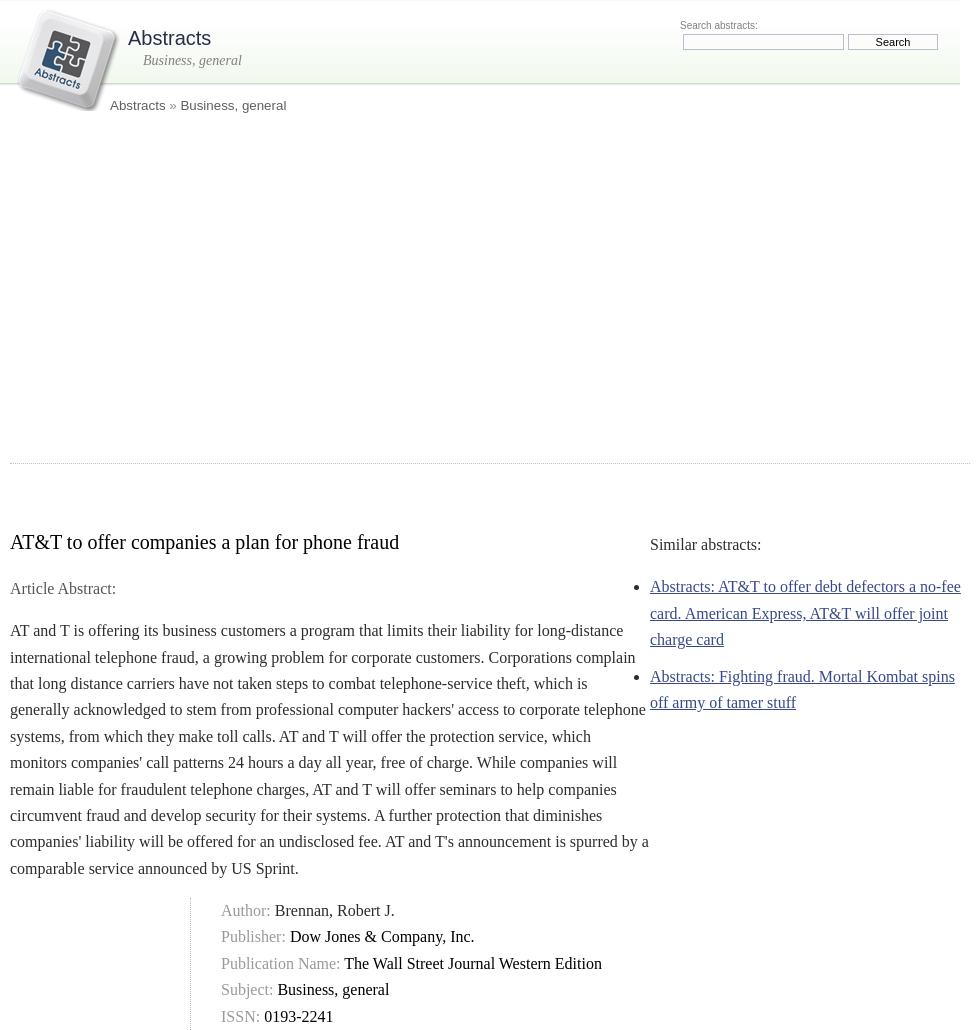 The width and height of the screenshot is (980, 1030). Describe the element at coordinates (220, 961) in the screenshot. I see `'Publication Name:'` at that location.